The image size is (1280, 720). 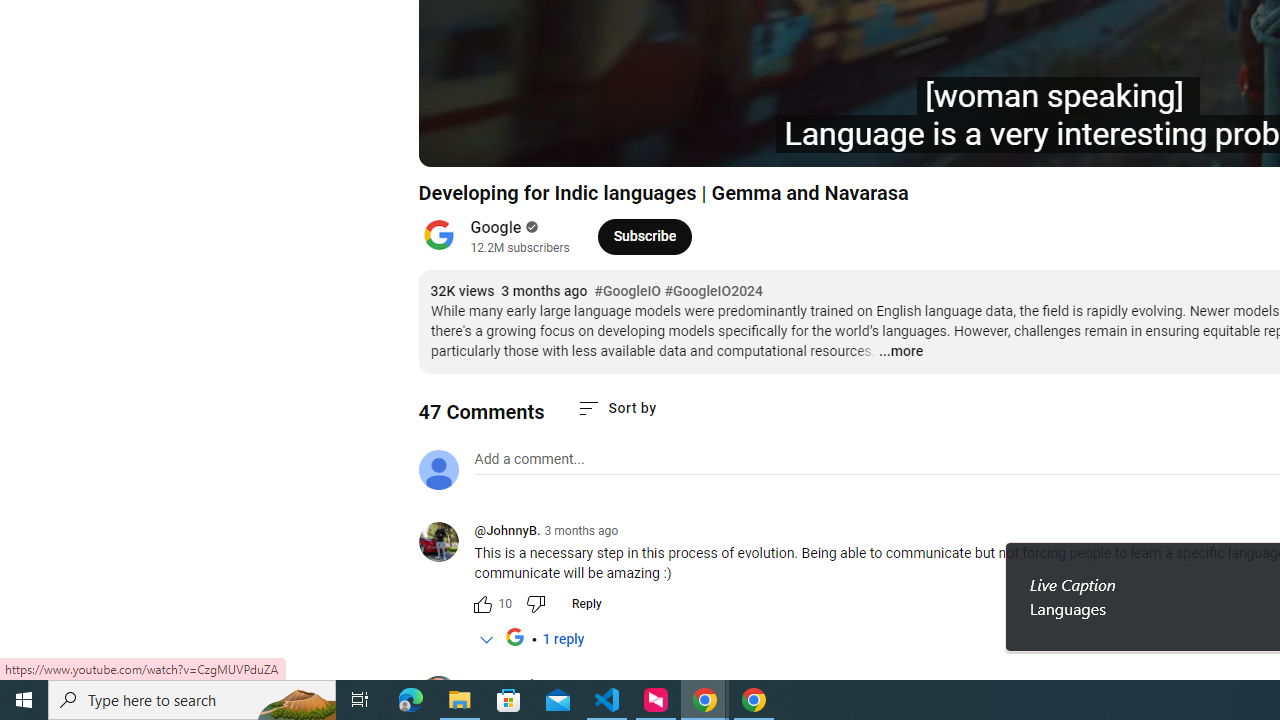 I want to click on 'Sort comments', so click(x=615, y=407).